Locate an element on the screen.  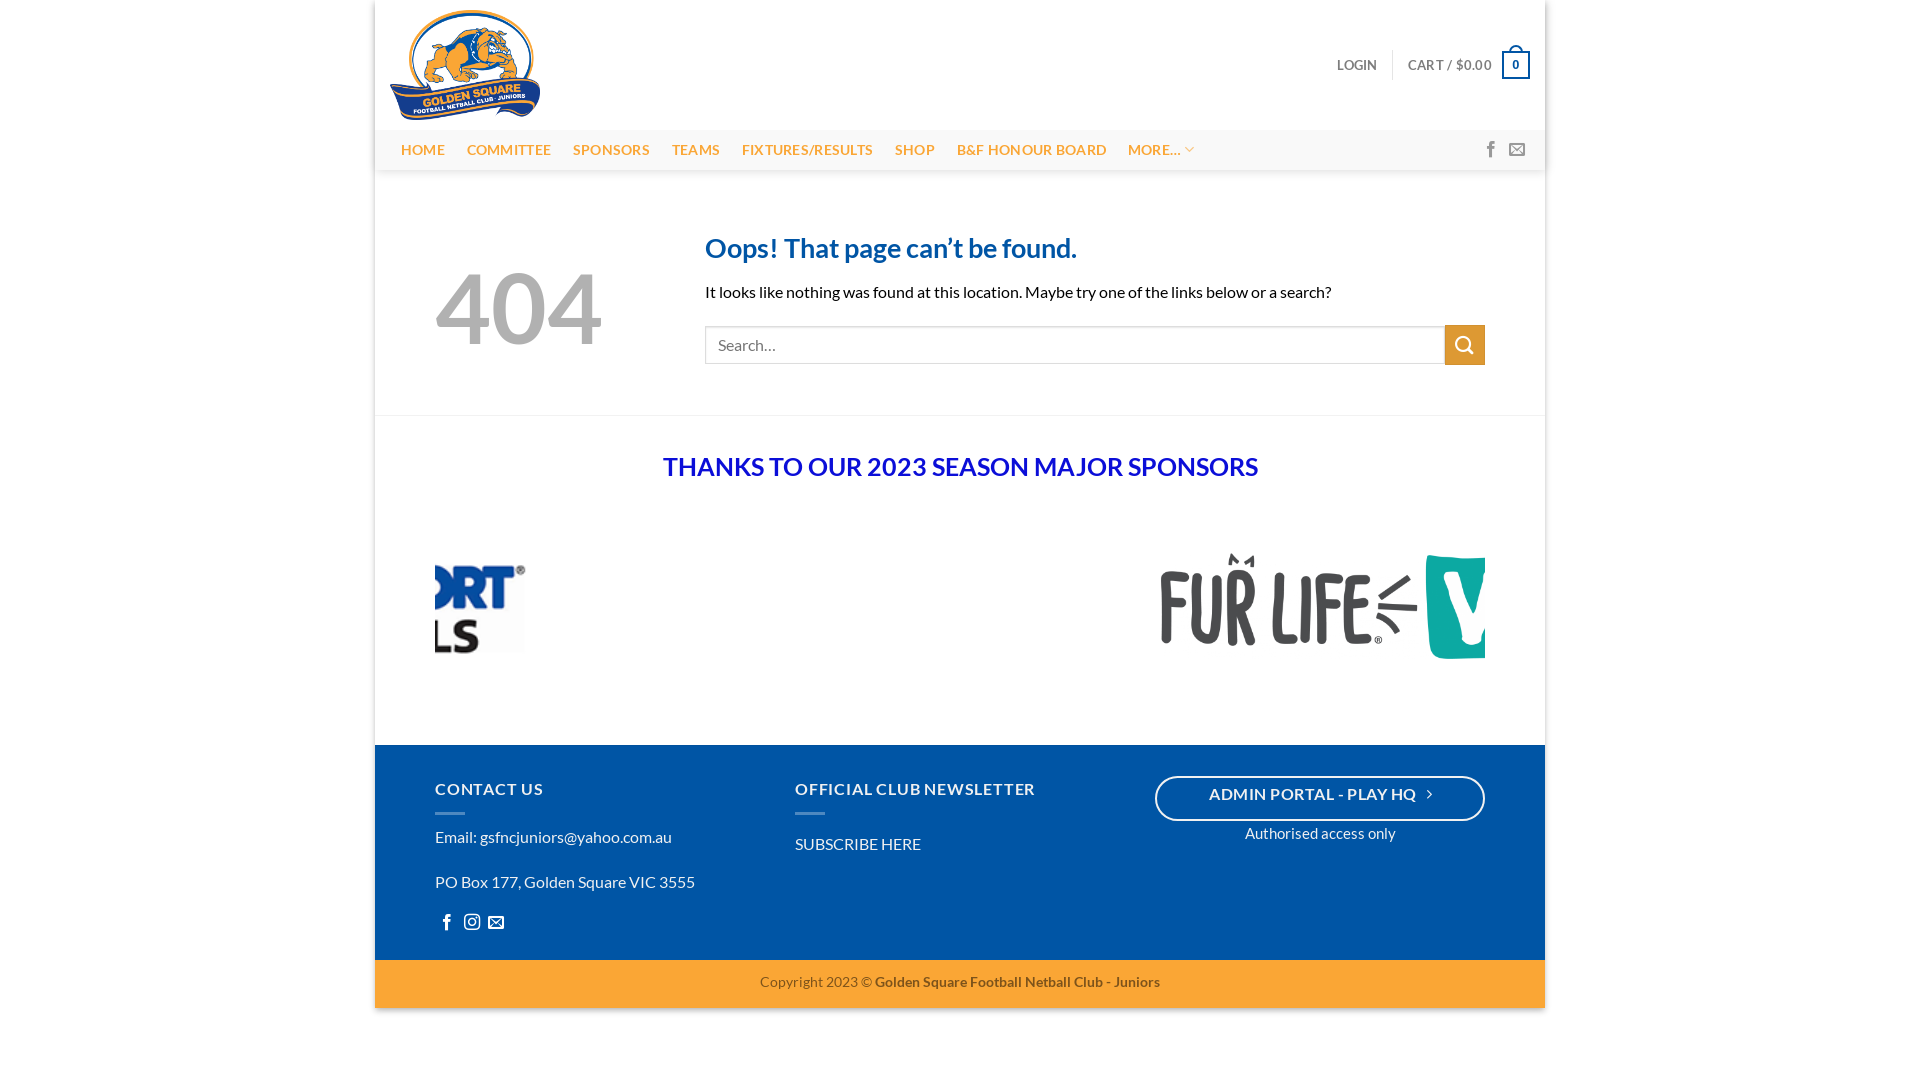
'ADMIN PORTAL - PLAY HQ' is located at coordinates (1320, 801).